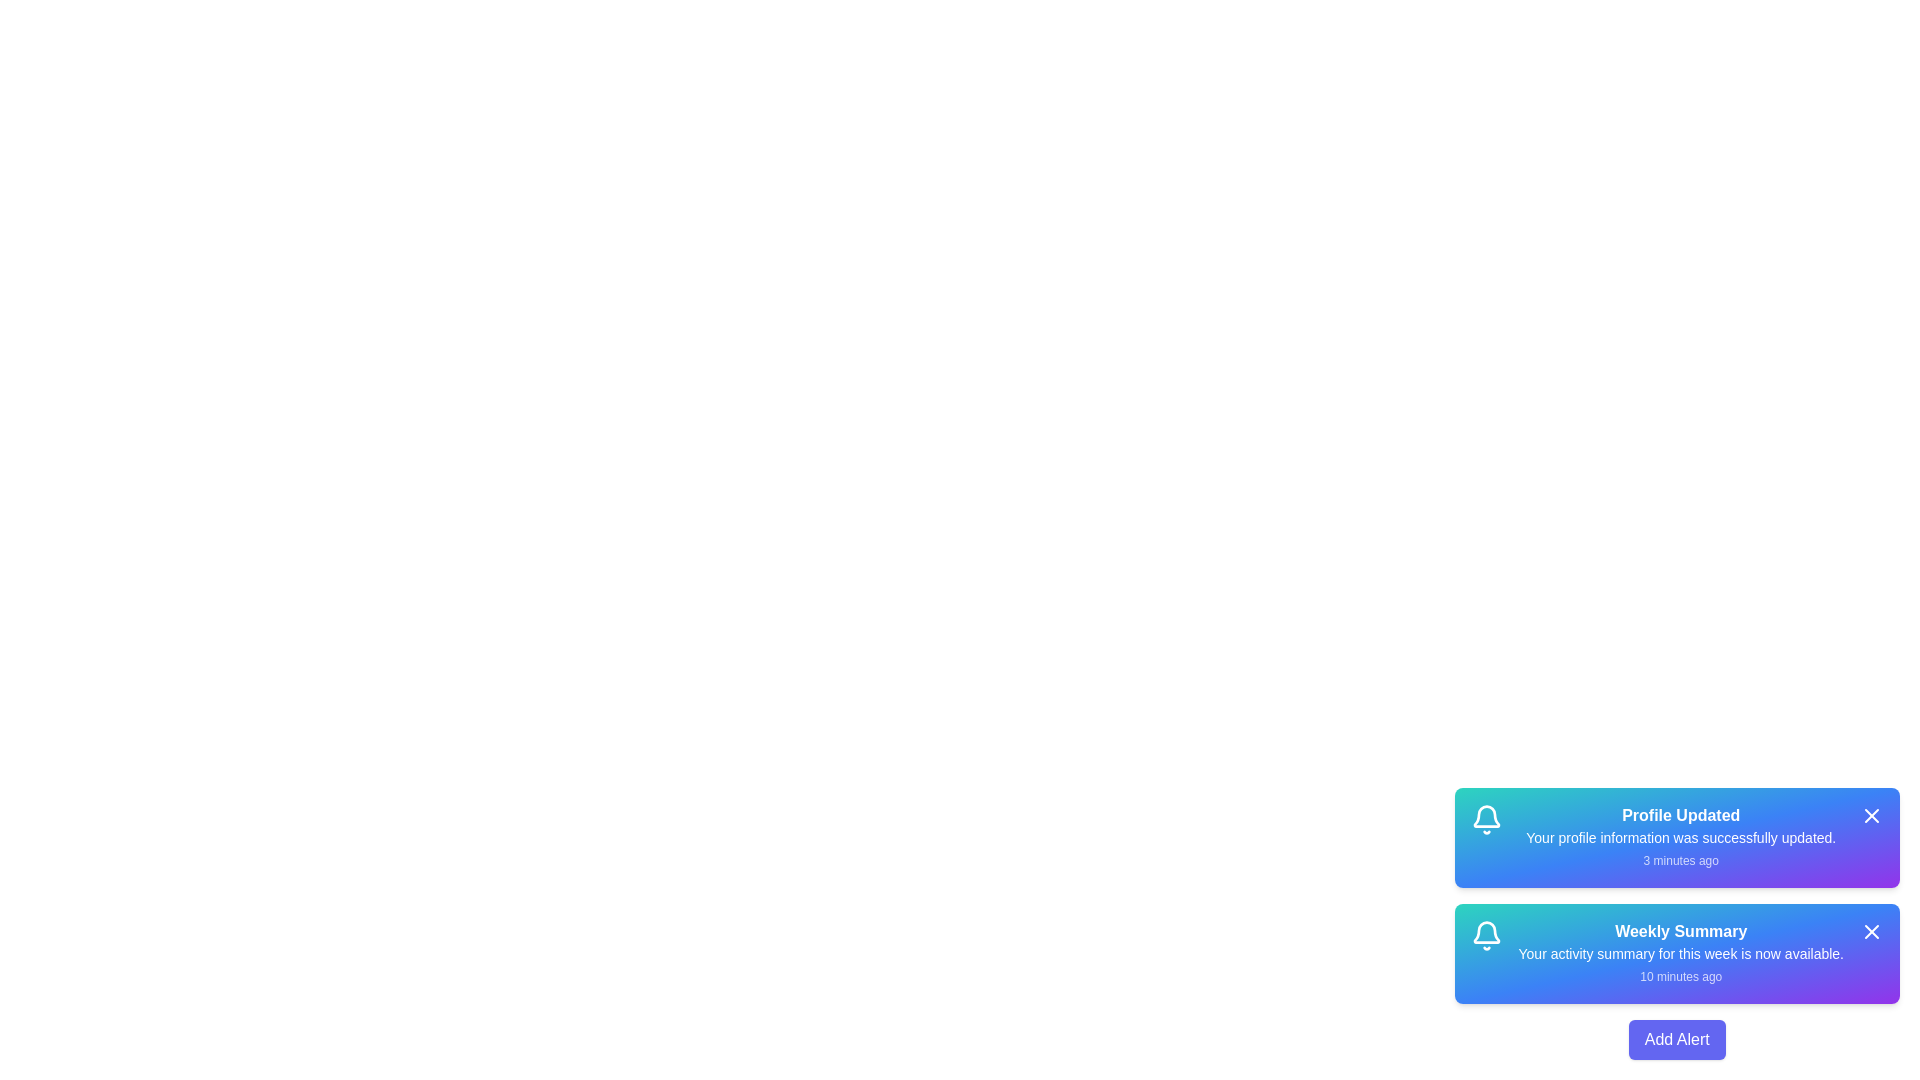 Image resolution: width=1920 pixels, height=1080 pixels. Describe the element at coordinates (1871, 932) in the screenshot. I see `the close button of the alert titled 'Weekly Summary' to remove it` at that location.